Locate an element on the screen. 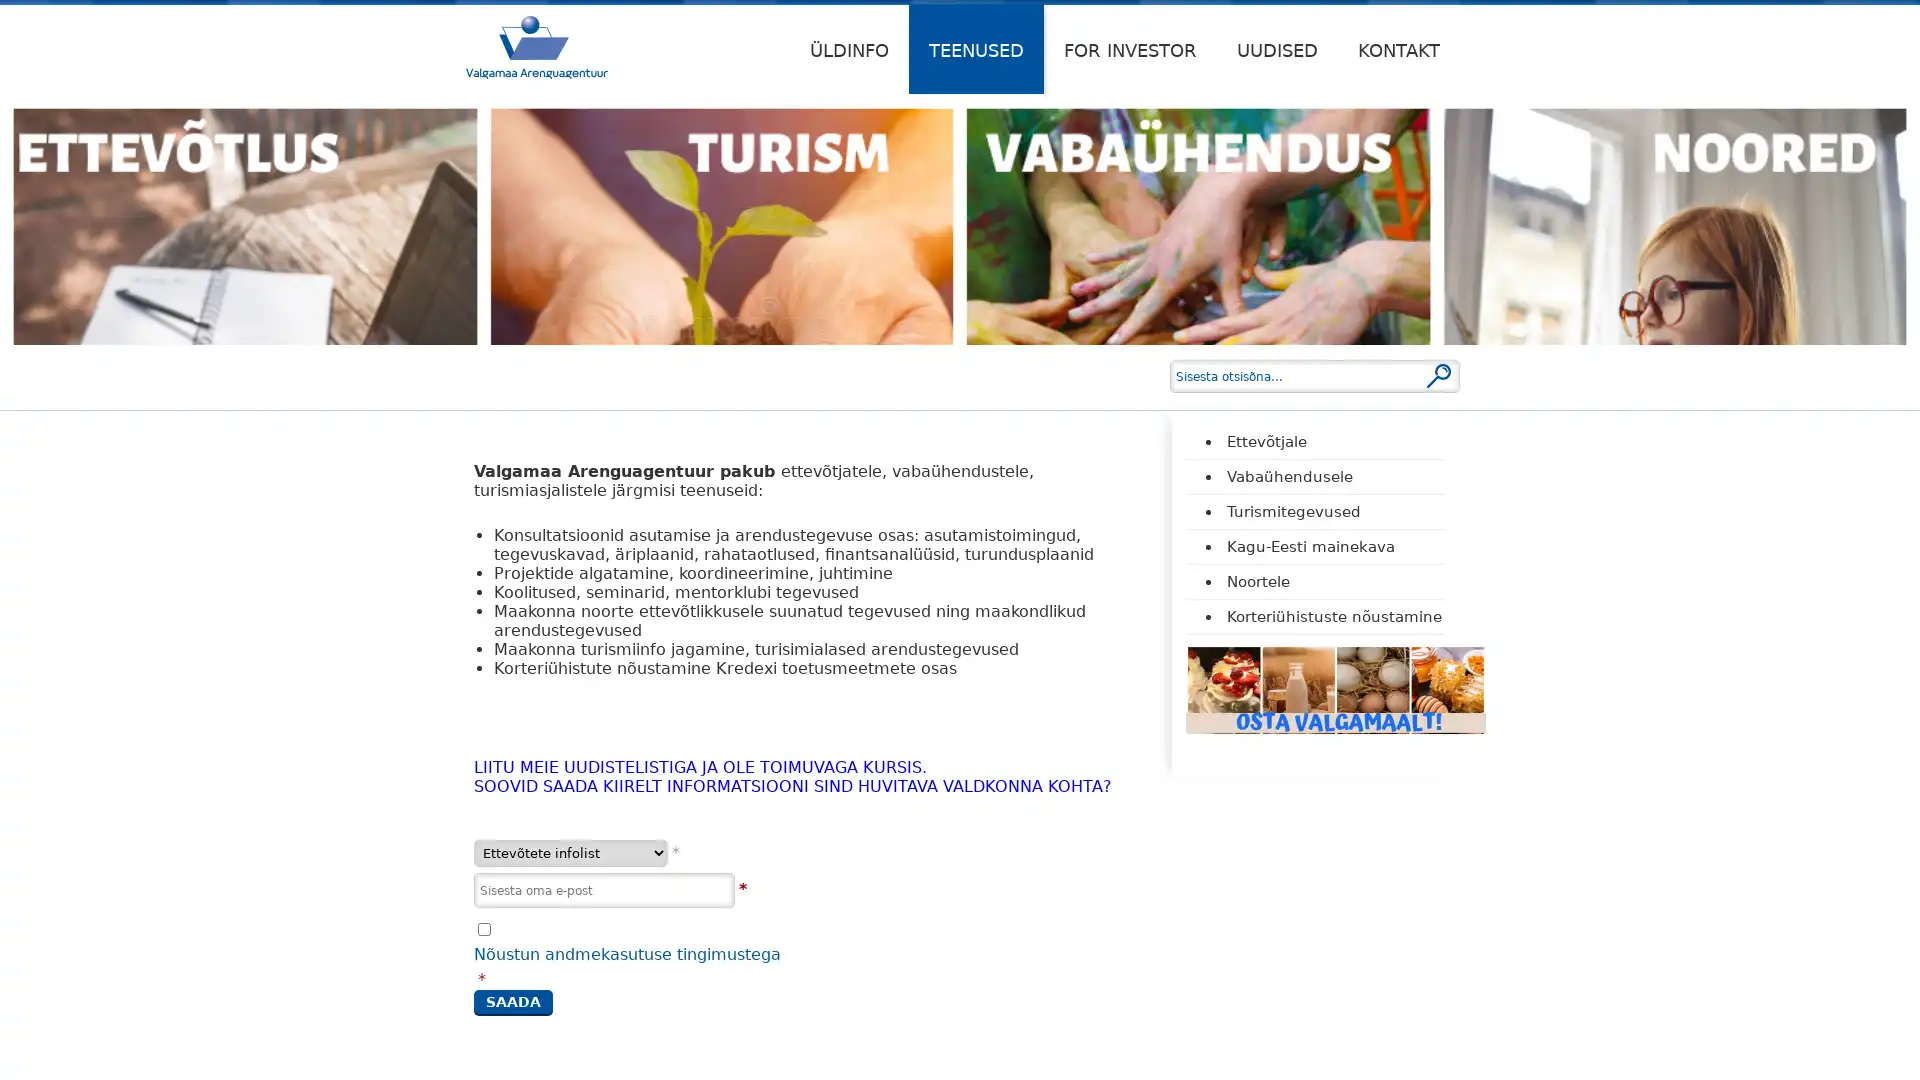 The image size is (1920, 1080). Saada is located at coordinates (513, 1002).